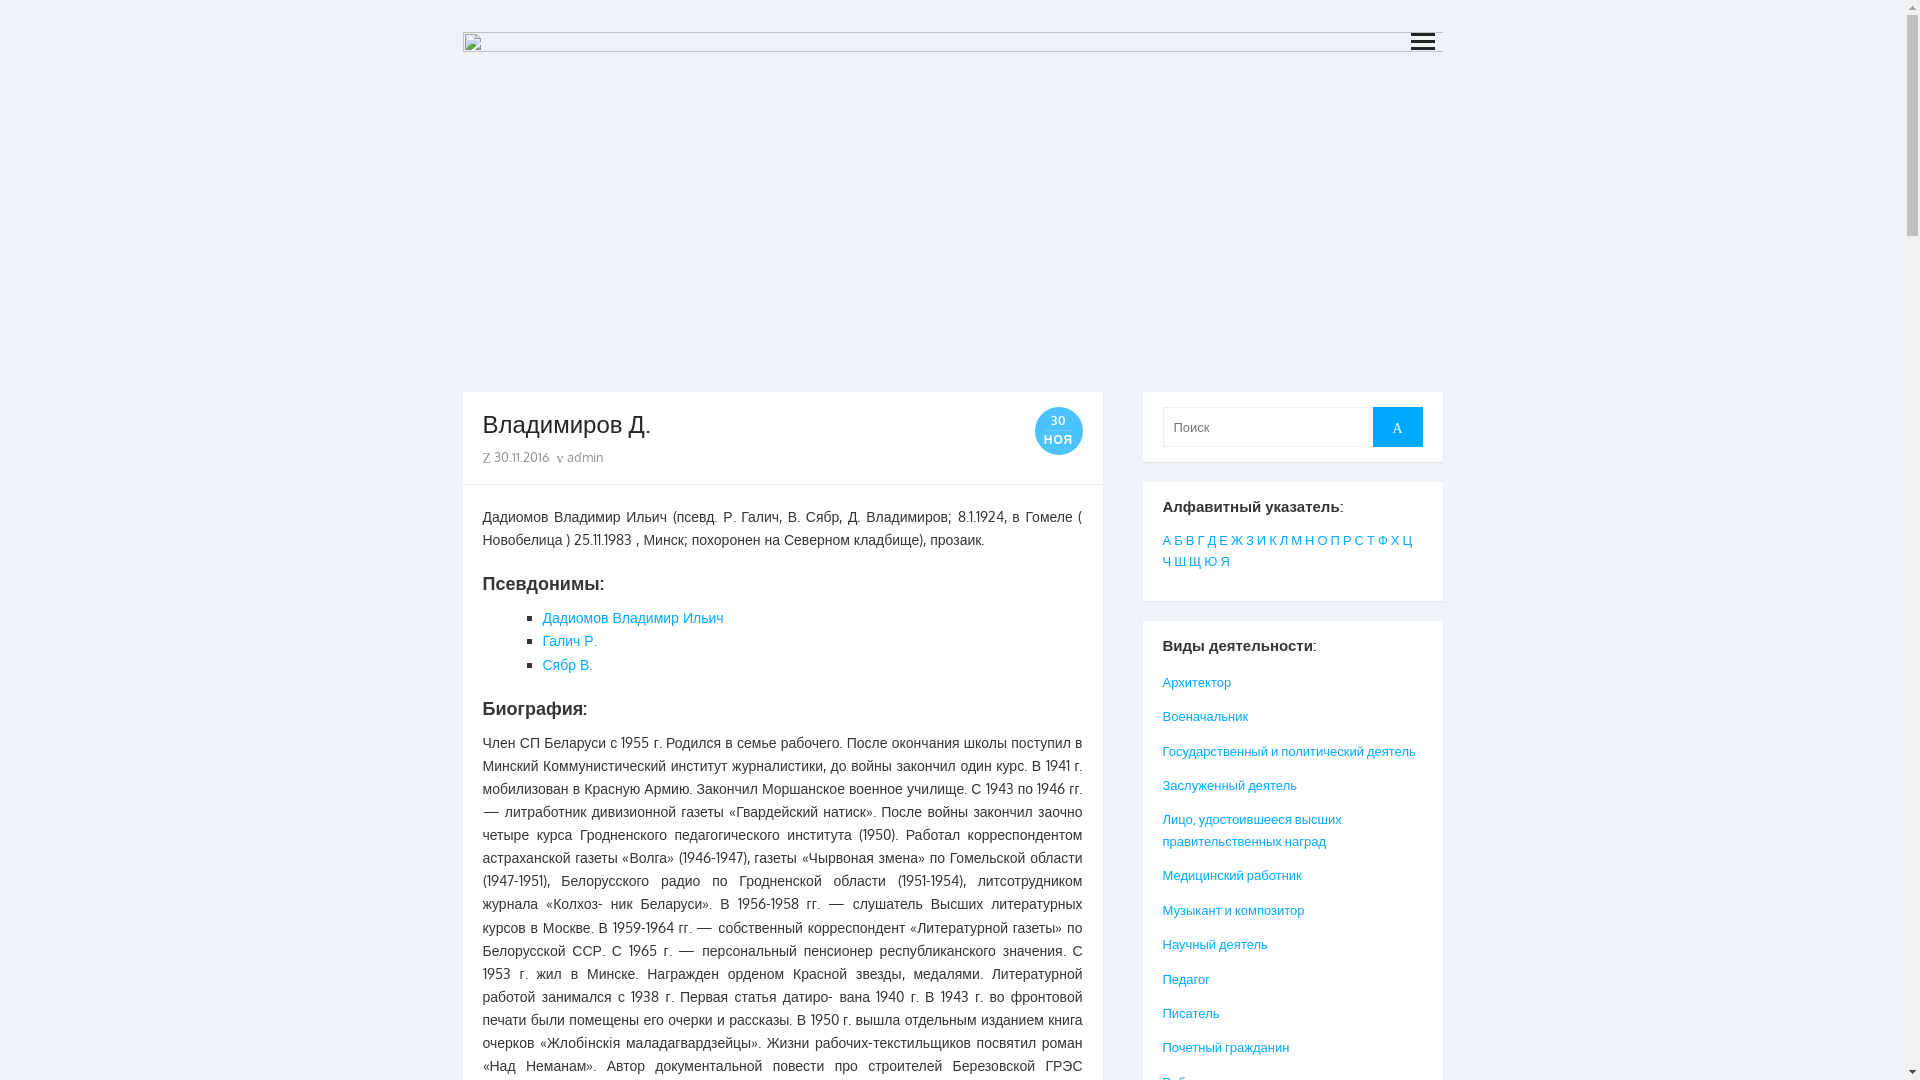  I want to click on '30.11.2016', so click(522, 456).